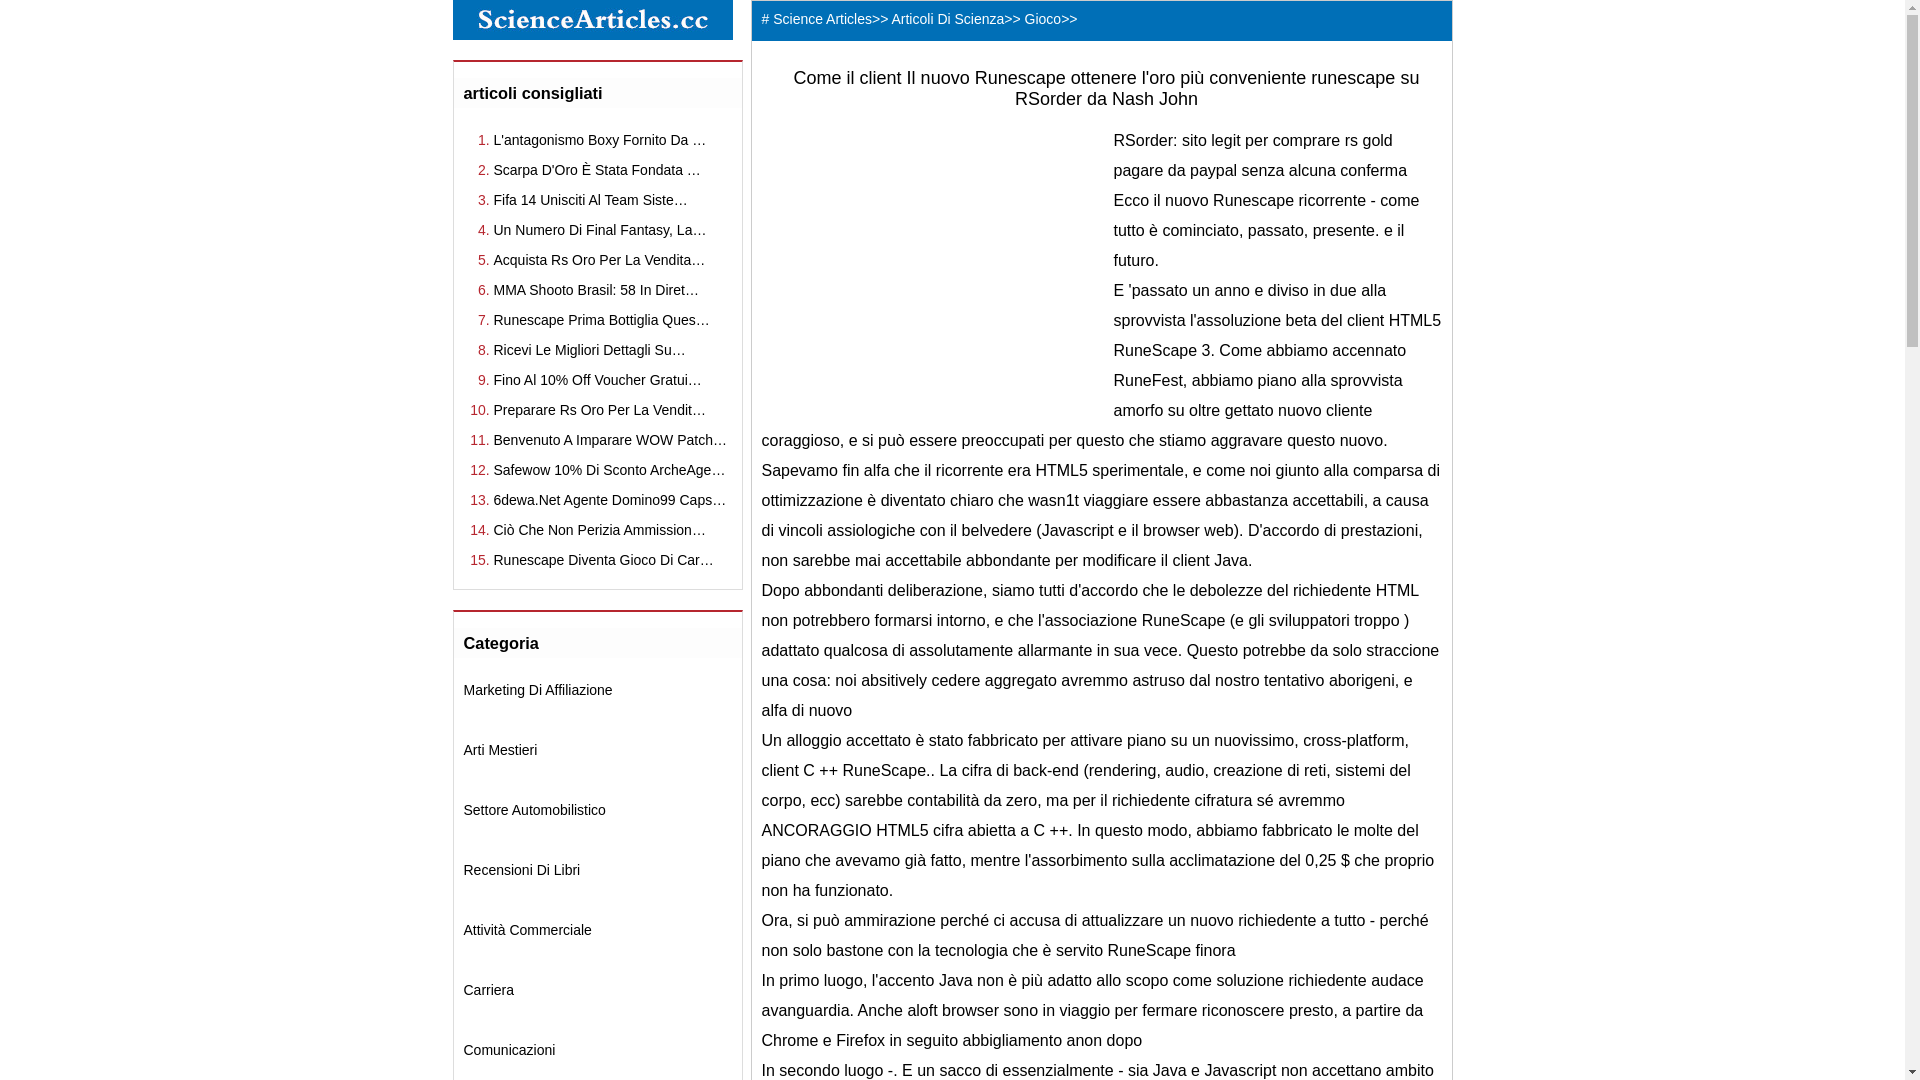 The image size is (1920, 1080). Describe the element at coordinates (822, 19) in the screenshot. I see `'Science Articles'` at that location.